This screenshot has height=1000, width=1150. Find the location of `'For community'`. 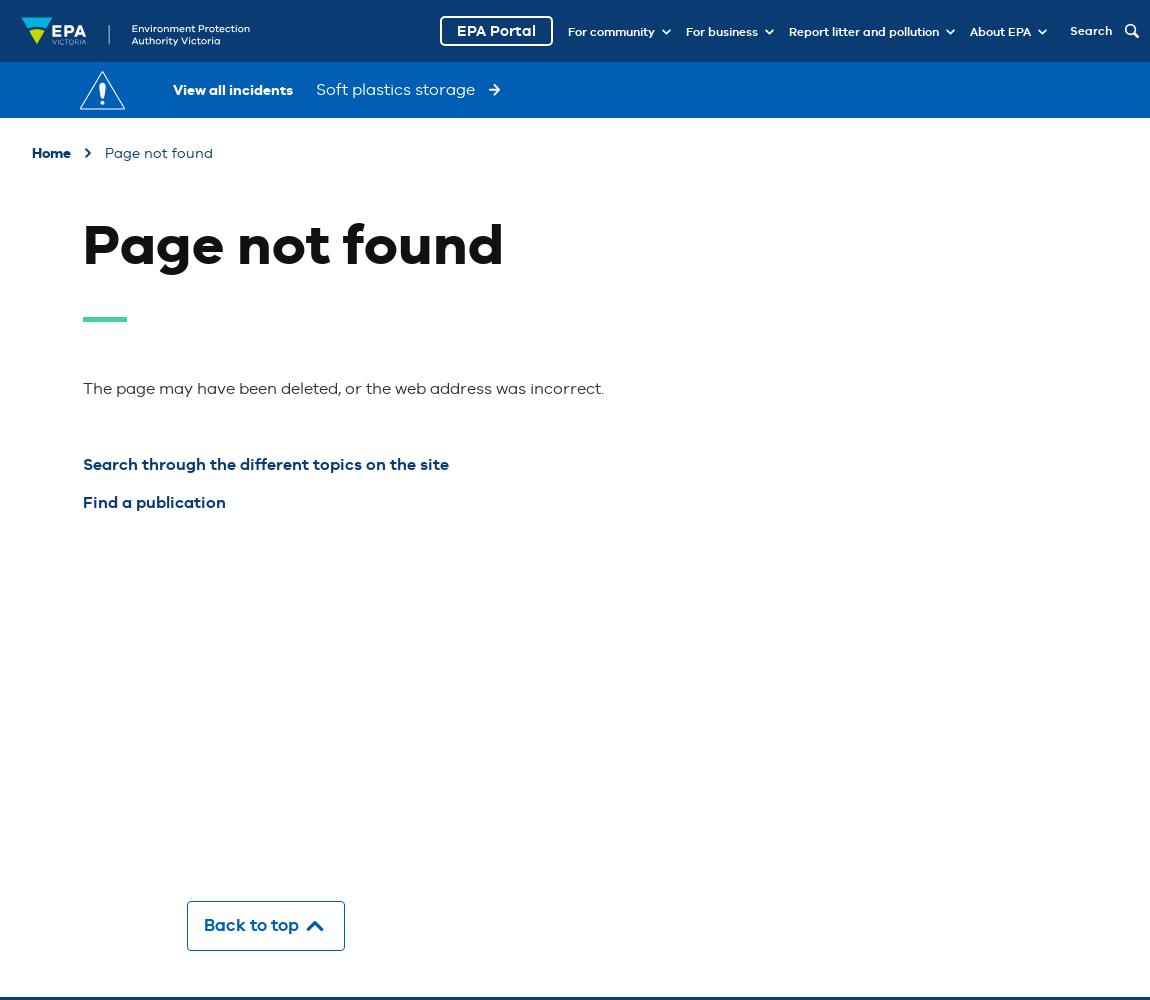

'For community' is located at coordinates (610, 32).